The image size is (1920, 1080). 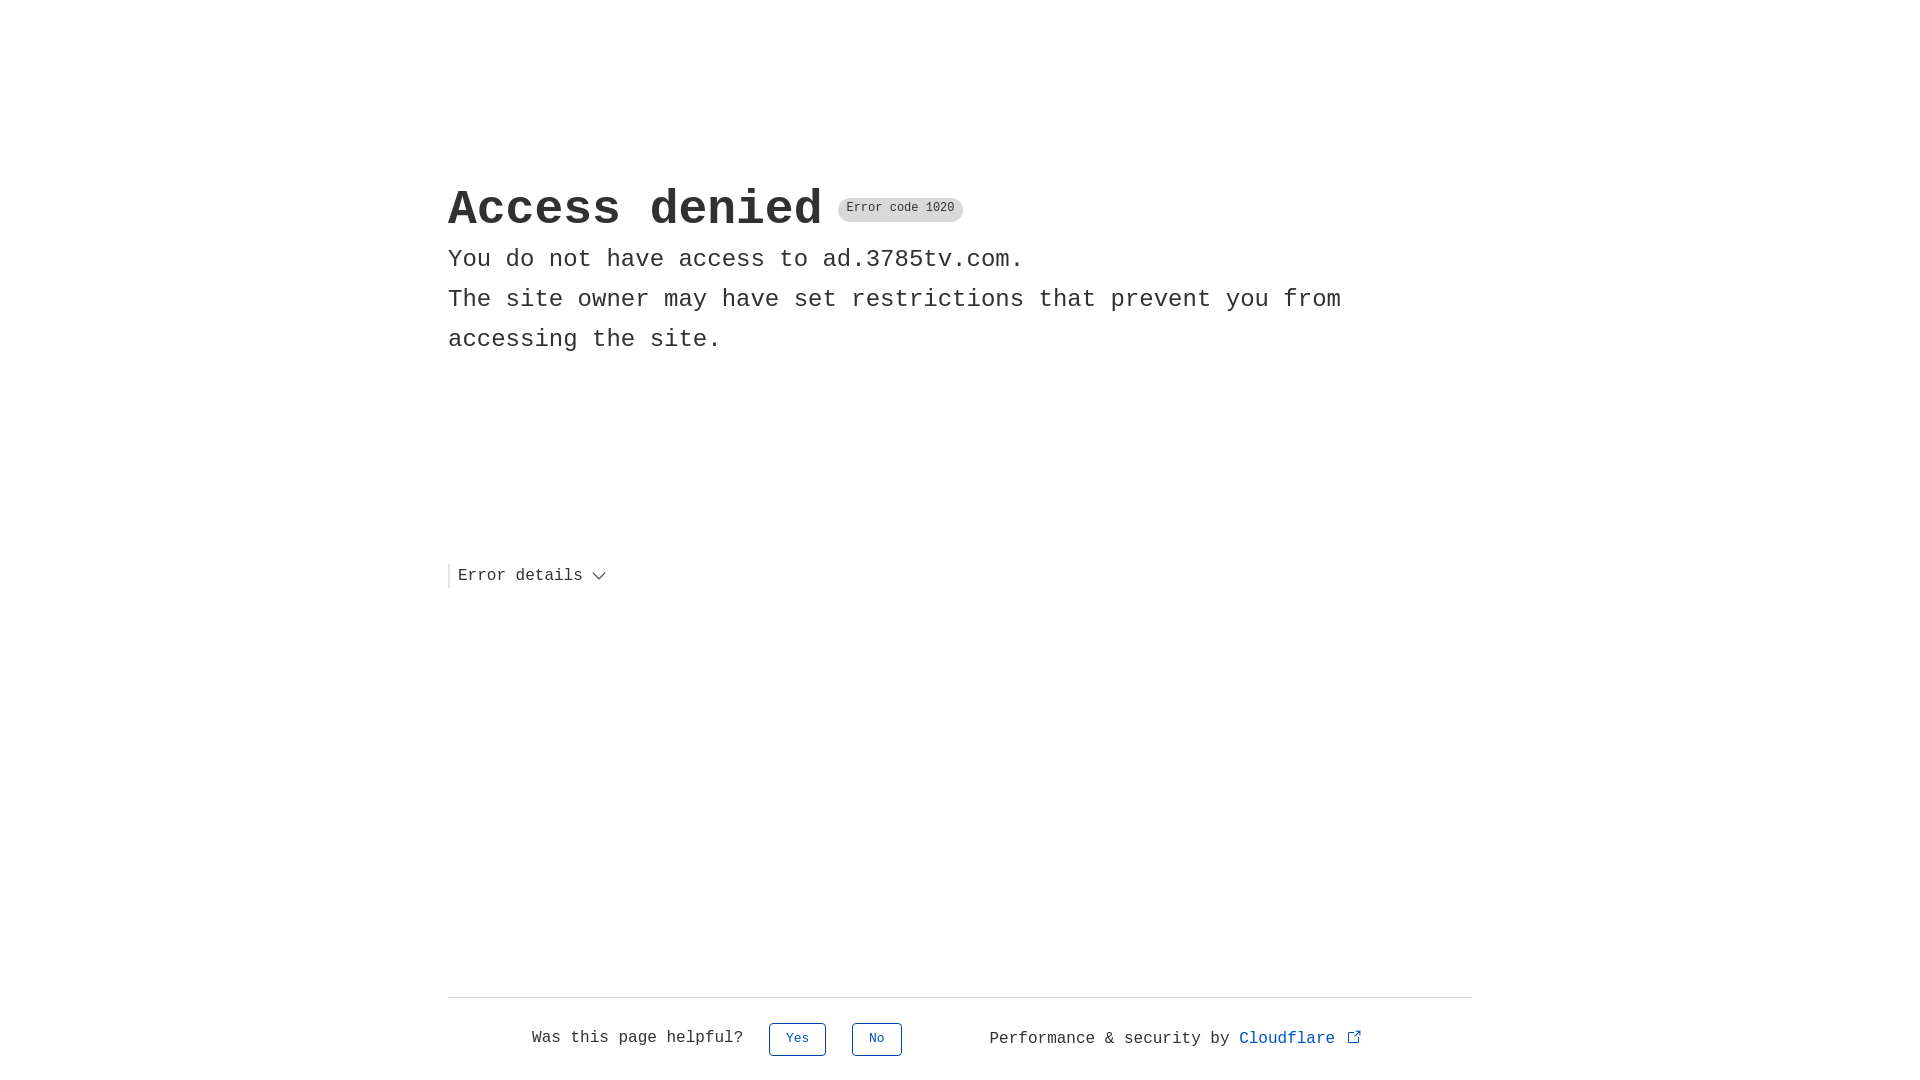 I want to click on 'Opens in new tab', so click(x=1354, y=1035).